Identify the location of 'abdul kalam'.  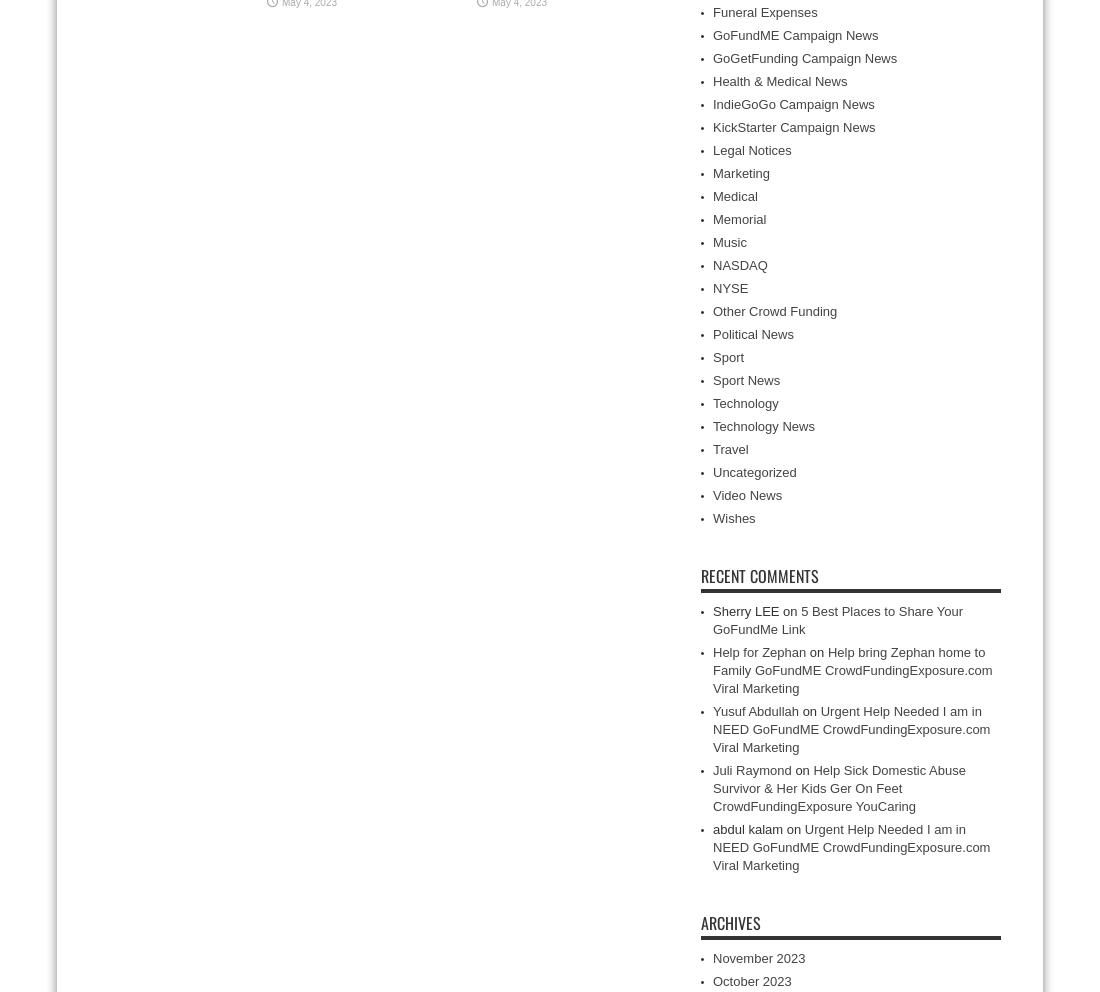
(712, 828).